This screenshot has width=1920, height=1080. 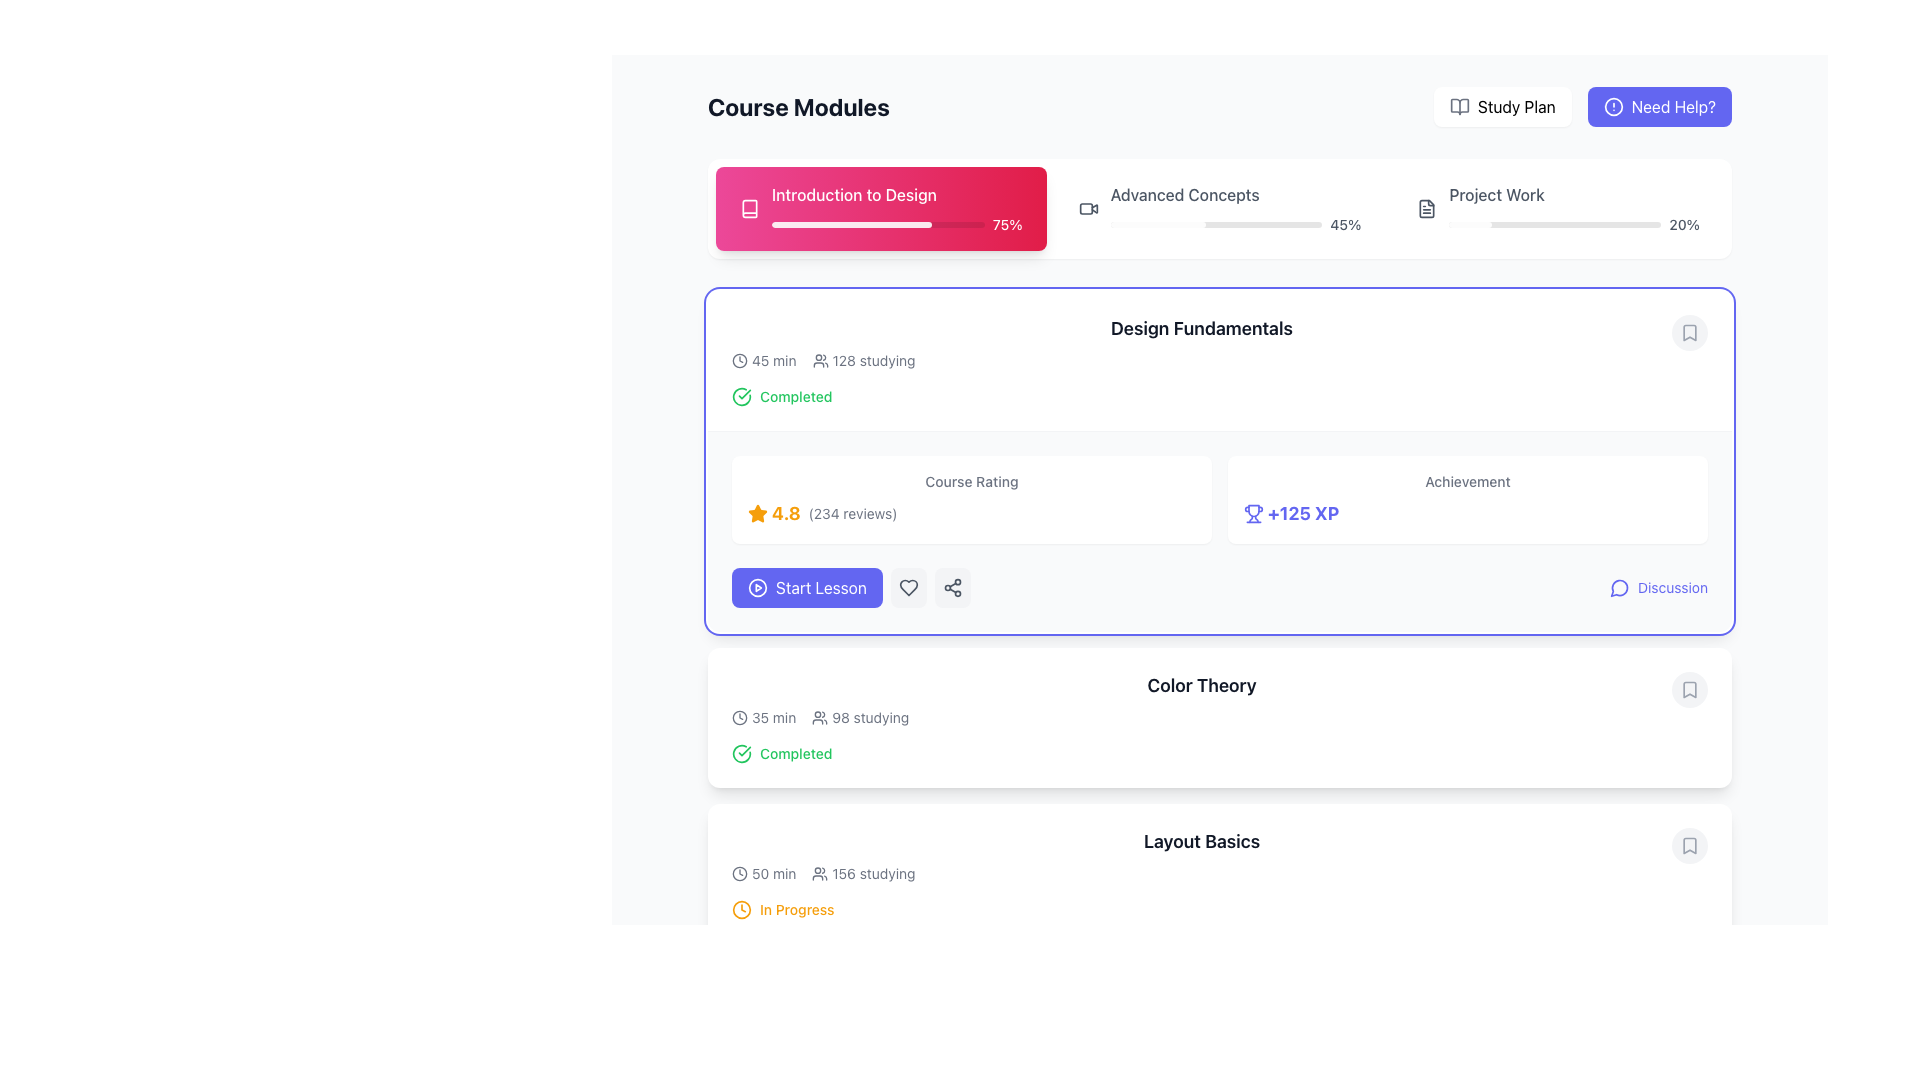 I want to click on the 'Need Help?' text element, which is located in the top-right button of the application, adjacent to the 'Study Plan' button, so click(x=1673, y=107).